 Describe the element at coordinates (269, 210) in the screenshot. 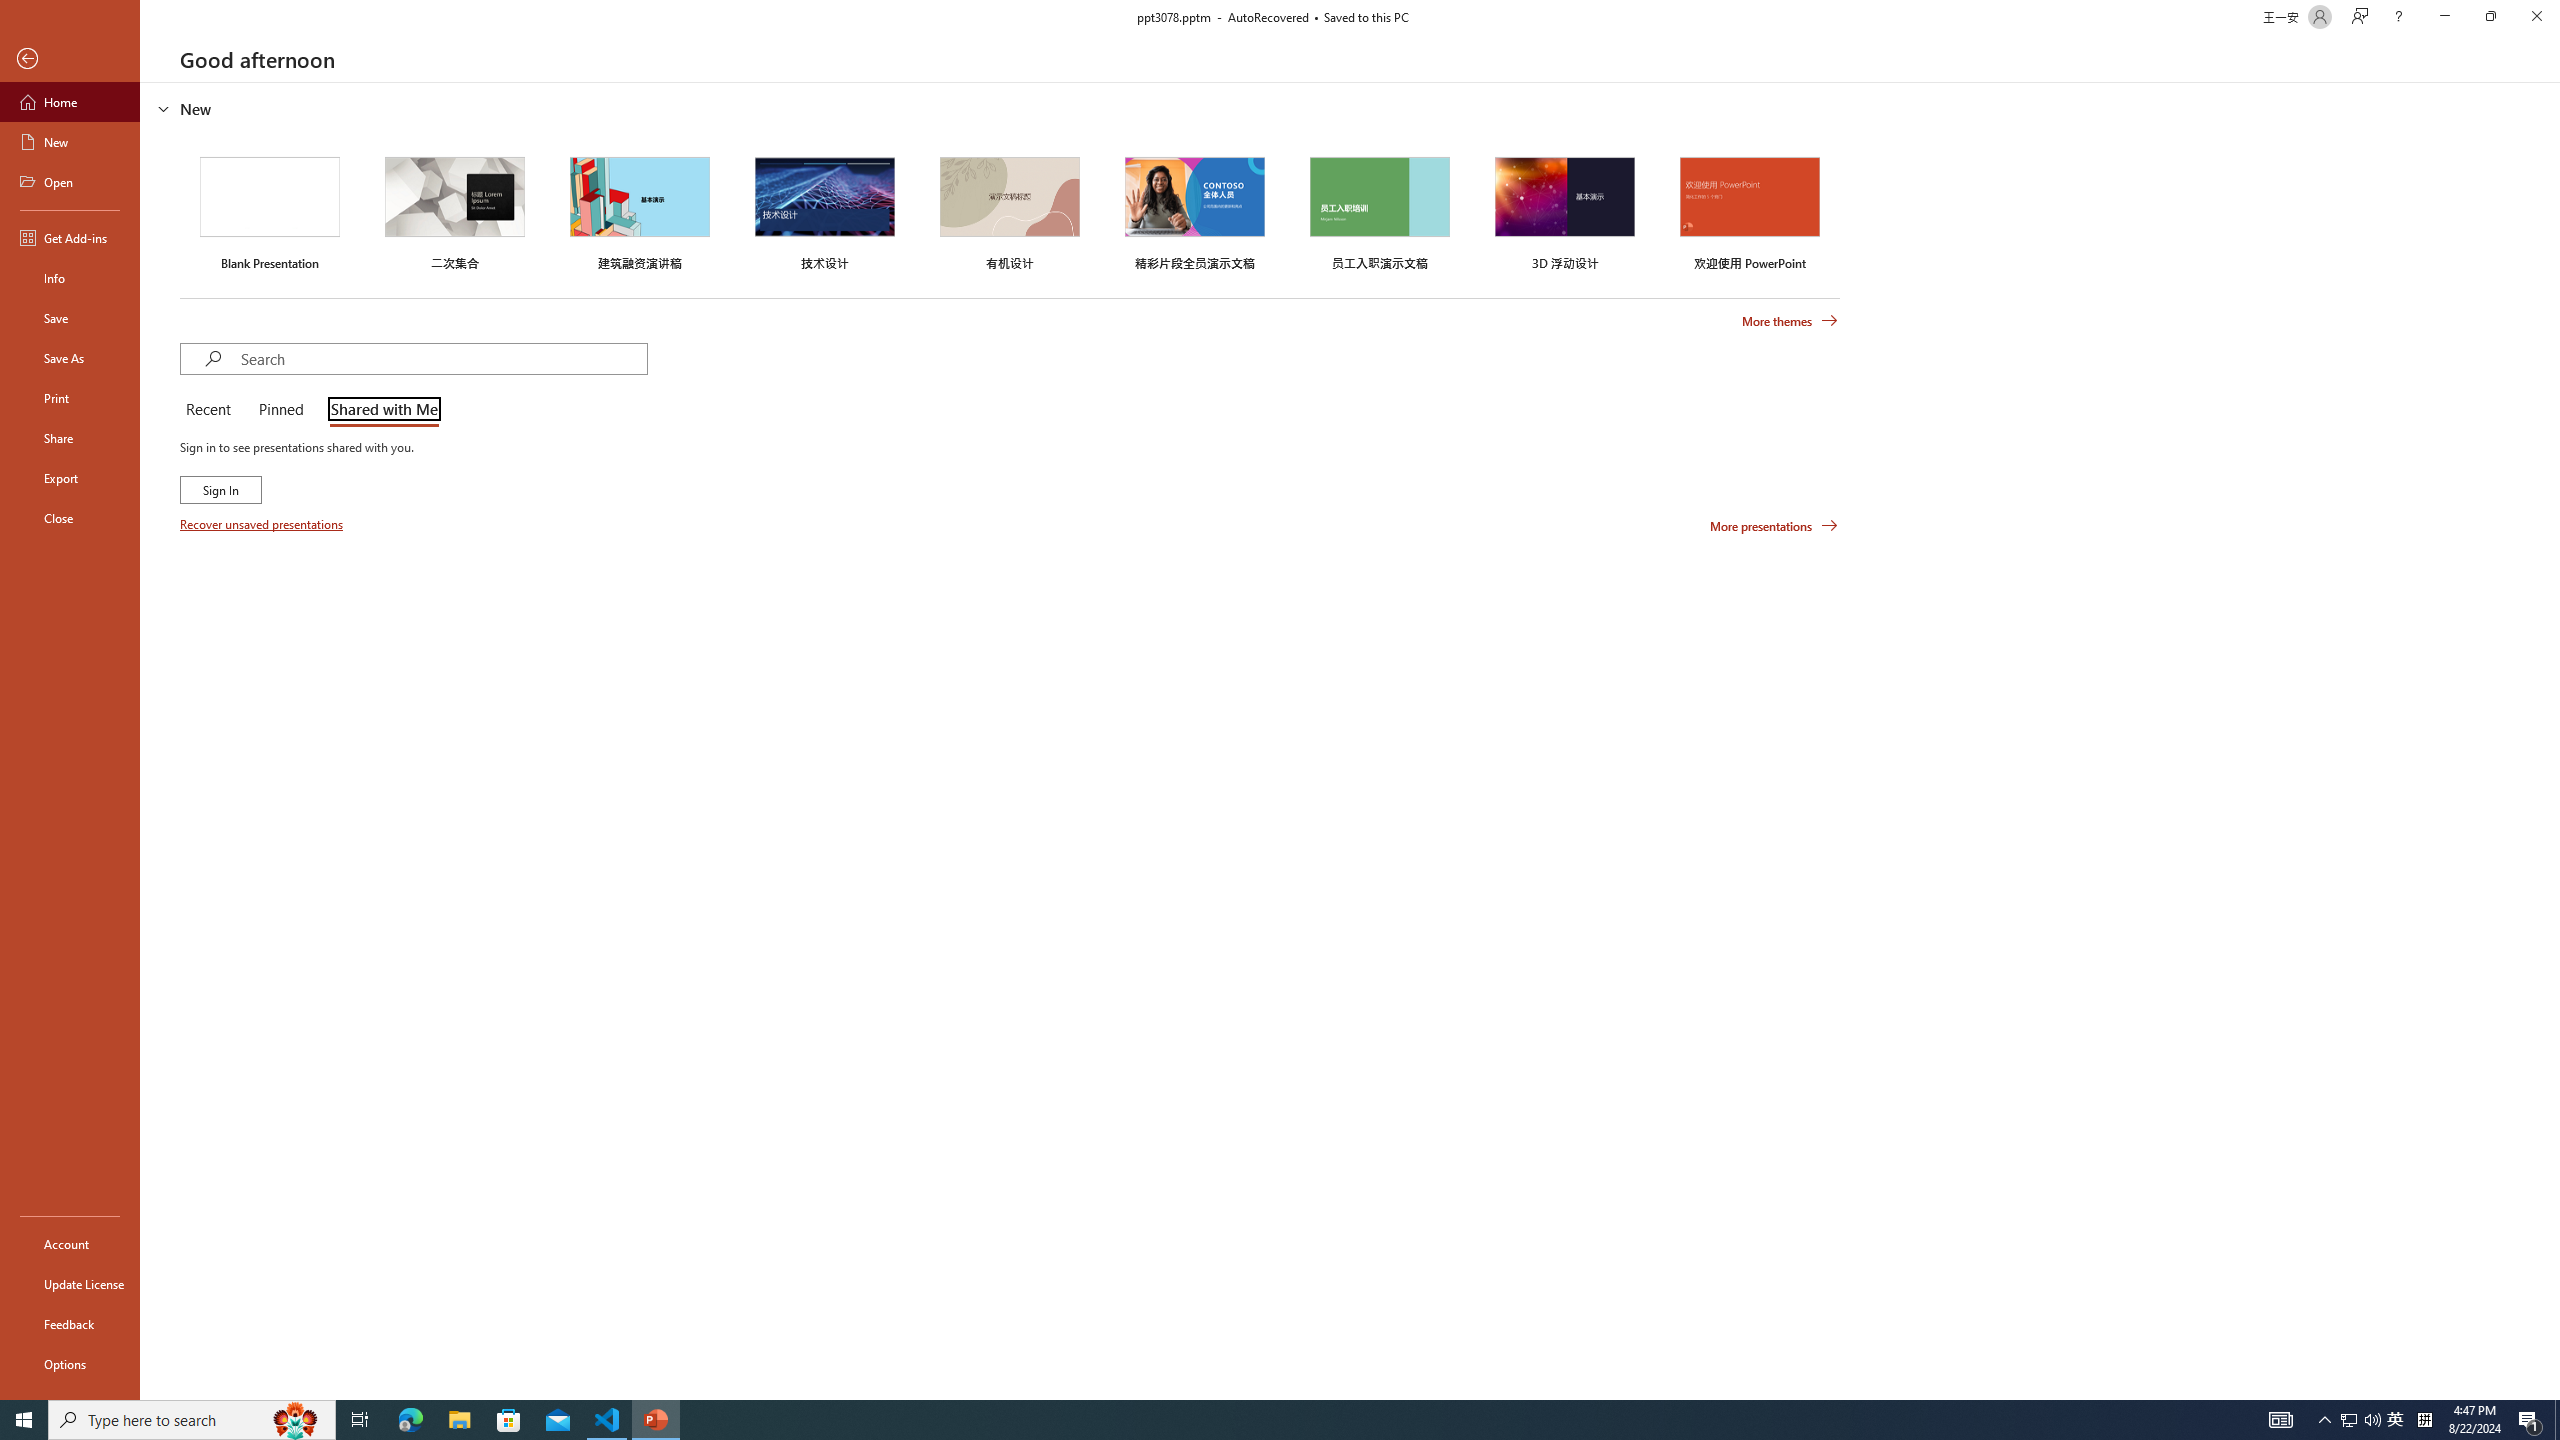

I see `'Blank Presentation'` at that location.